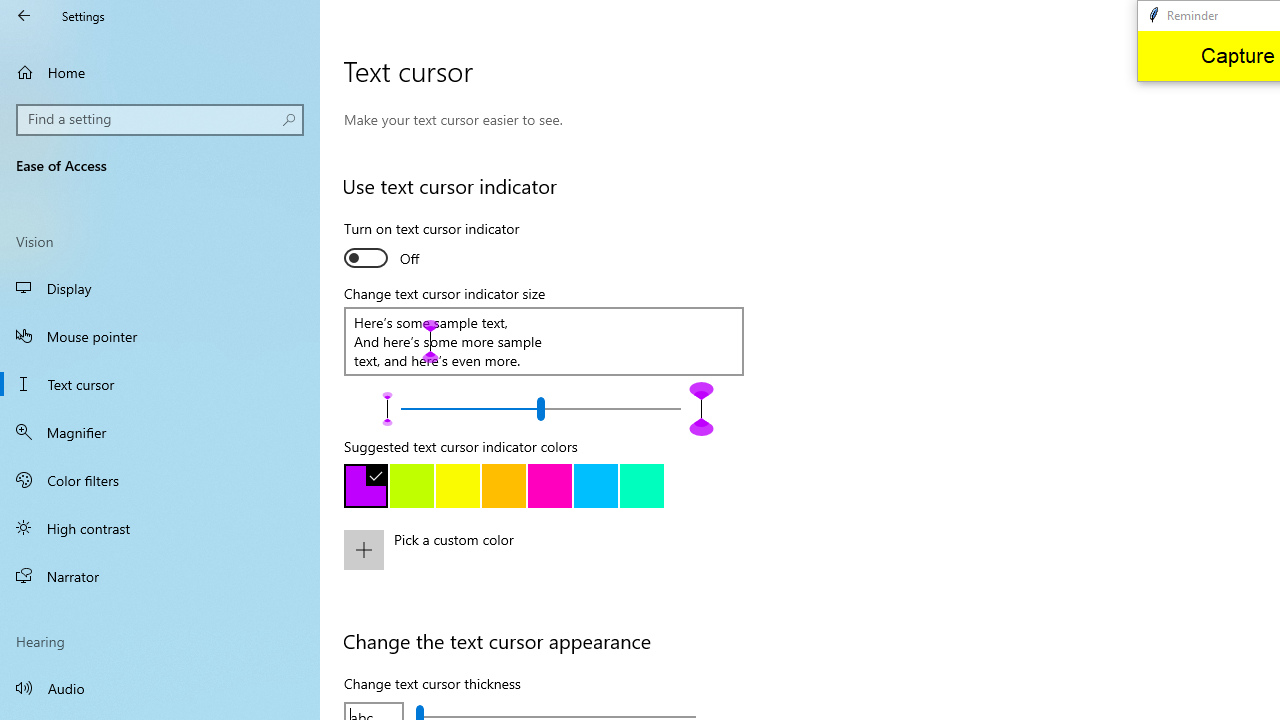 The height and width of the screenshot is (720, 1280). Describe the element at coordinates (160, 288) in the screenshot. I see `'Display'` at that location.